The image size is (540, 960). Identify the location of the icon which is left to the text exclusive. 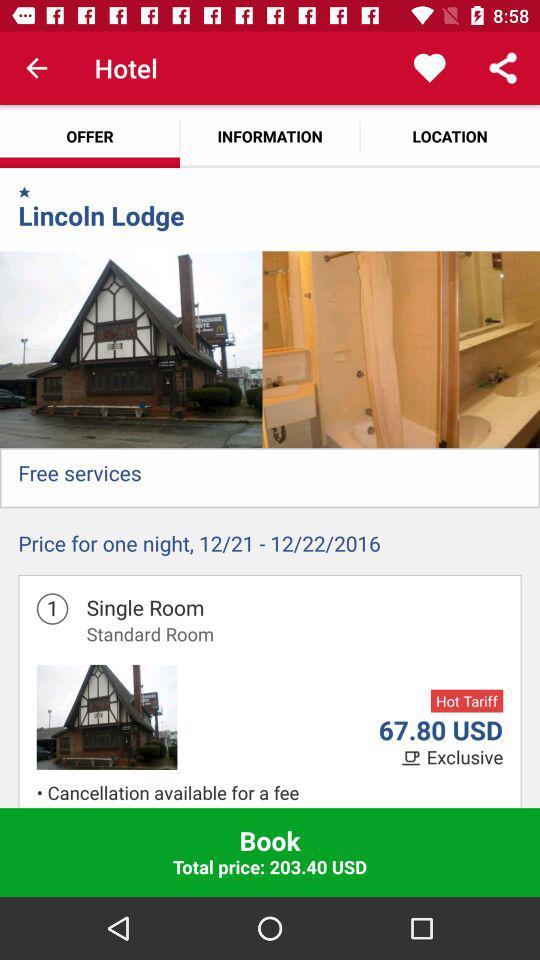
(413, 757).